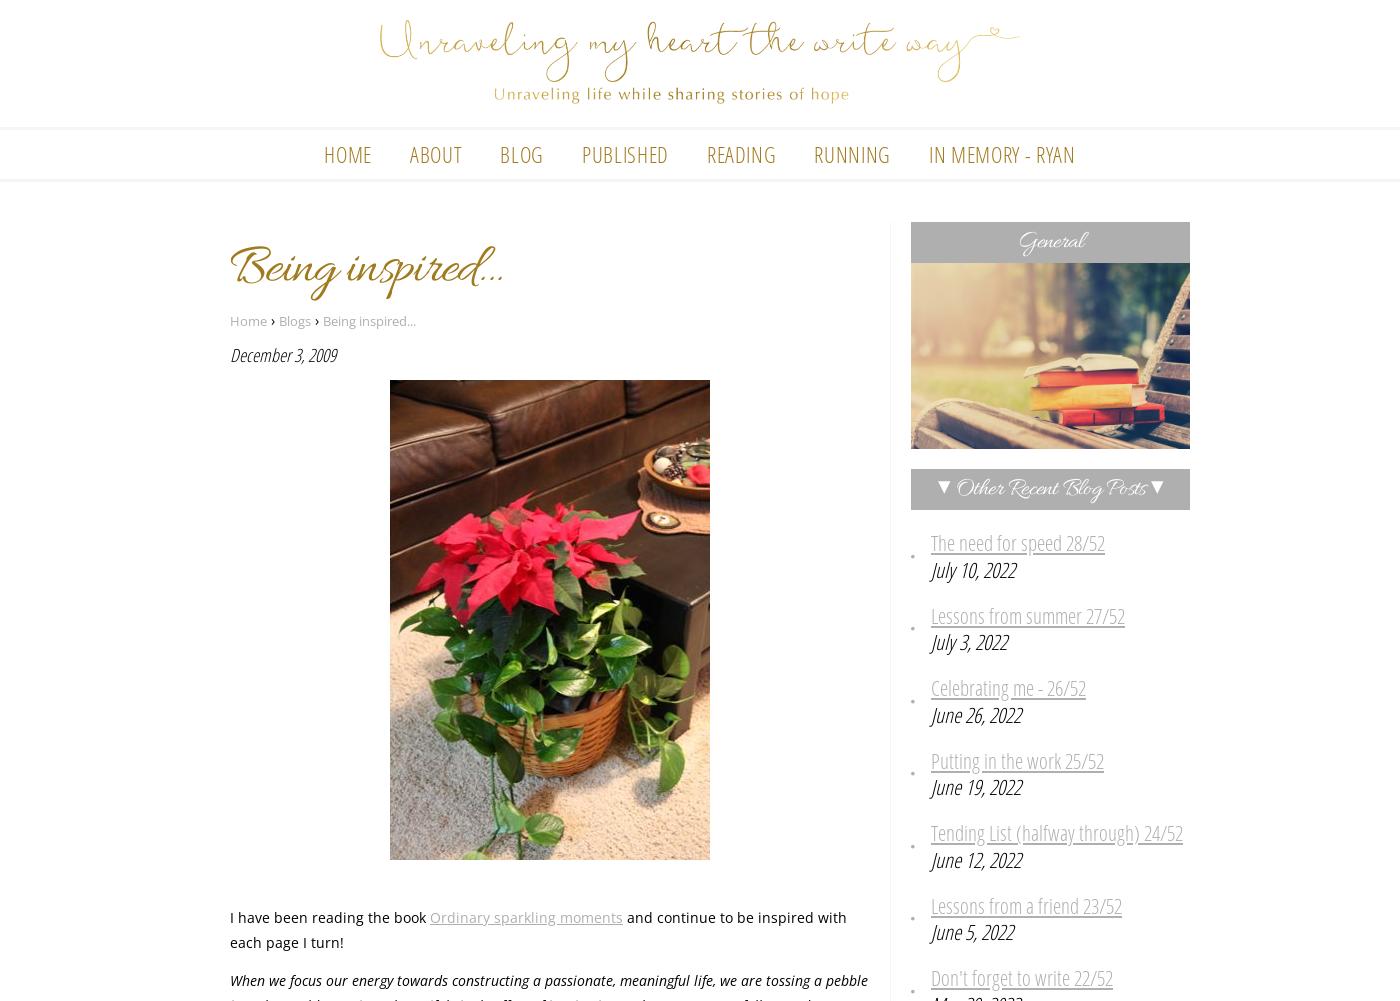 The width and height of the screenshot is (1400, 1001). I want to click on 'Celebrating me - 26/52', so click(1008, 686).